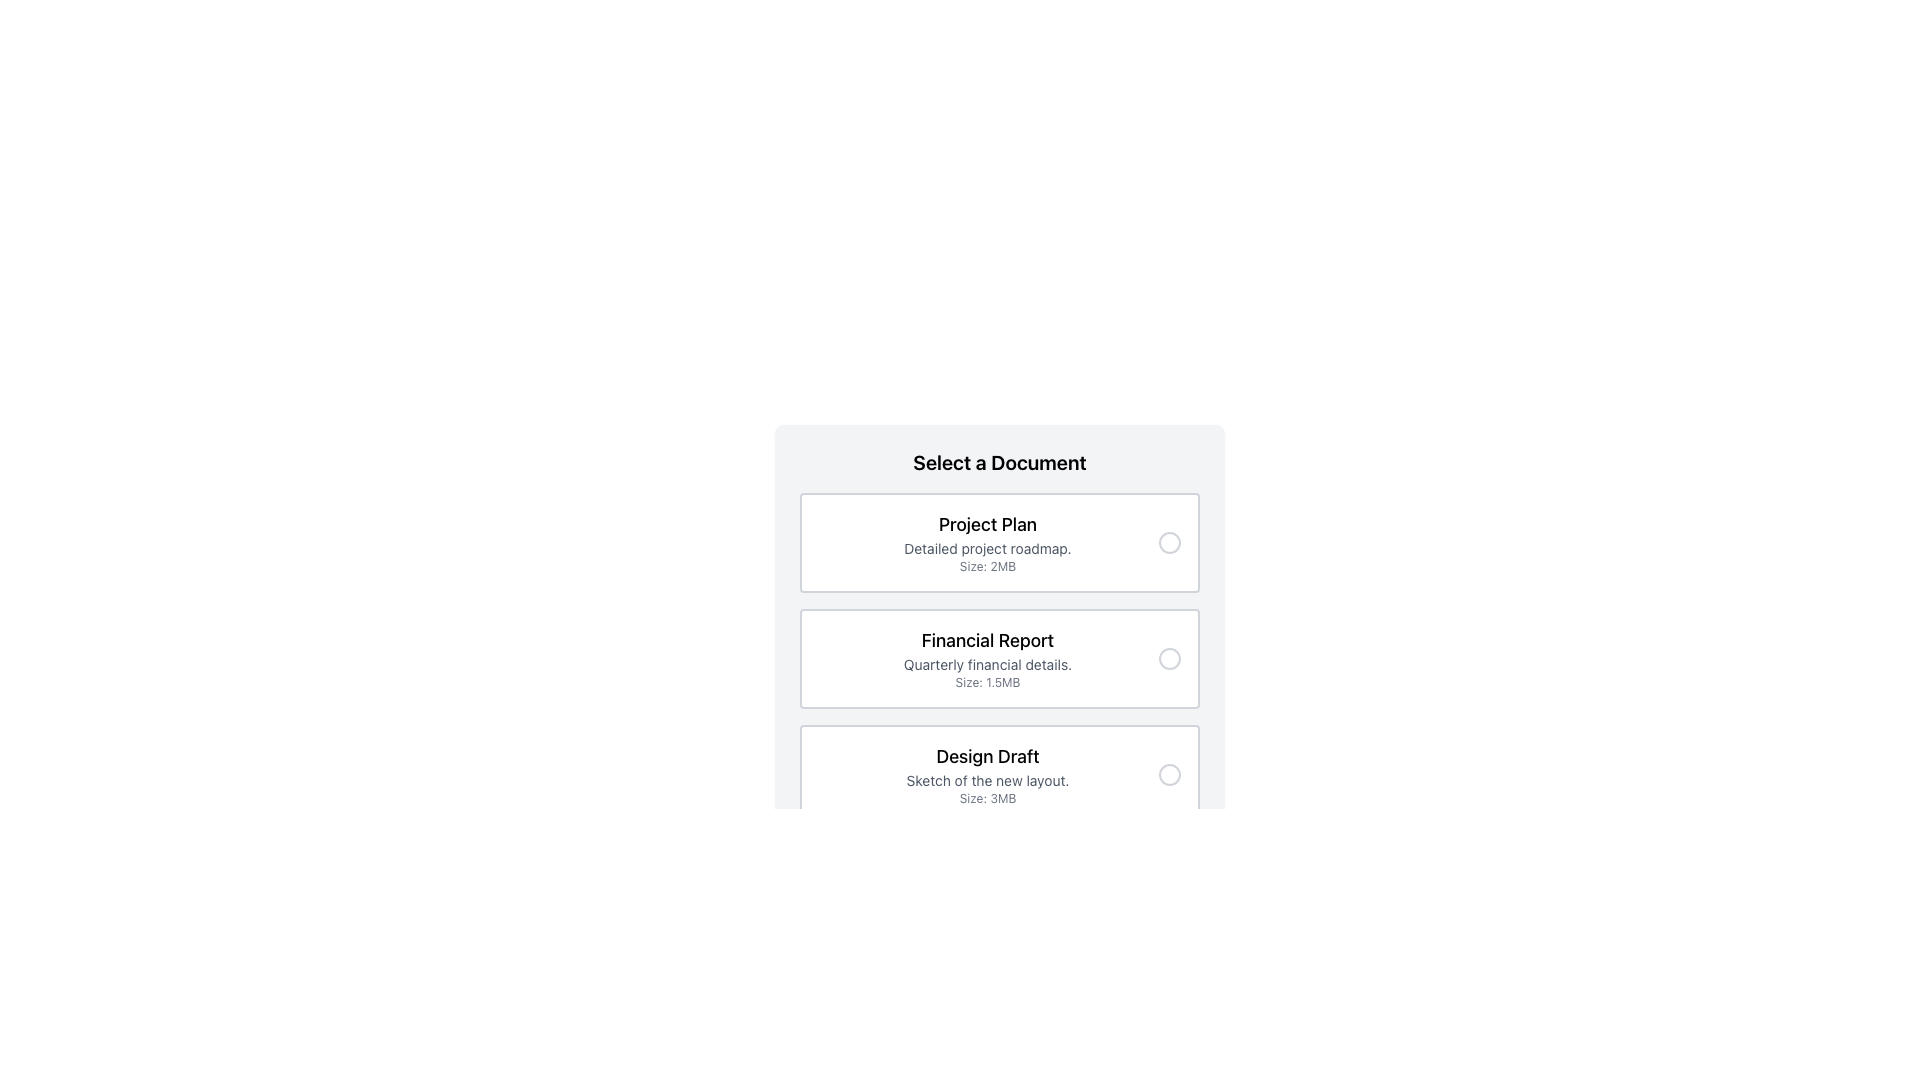  I want to click on the text phrase that reads 'Quarterly financial details.' which is styled in a small-sized grey font and located beneath the 'Financial Report' title, so click(988, 664).